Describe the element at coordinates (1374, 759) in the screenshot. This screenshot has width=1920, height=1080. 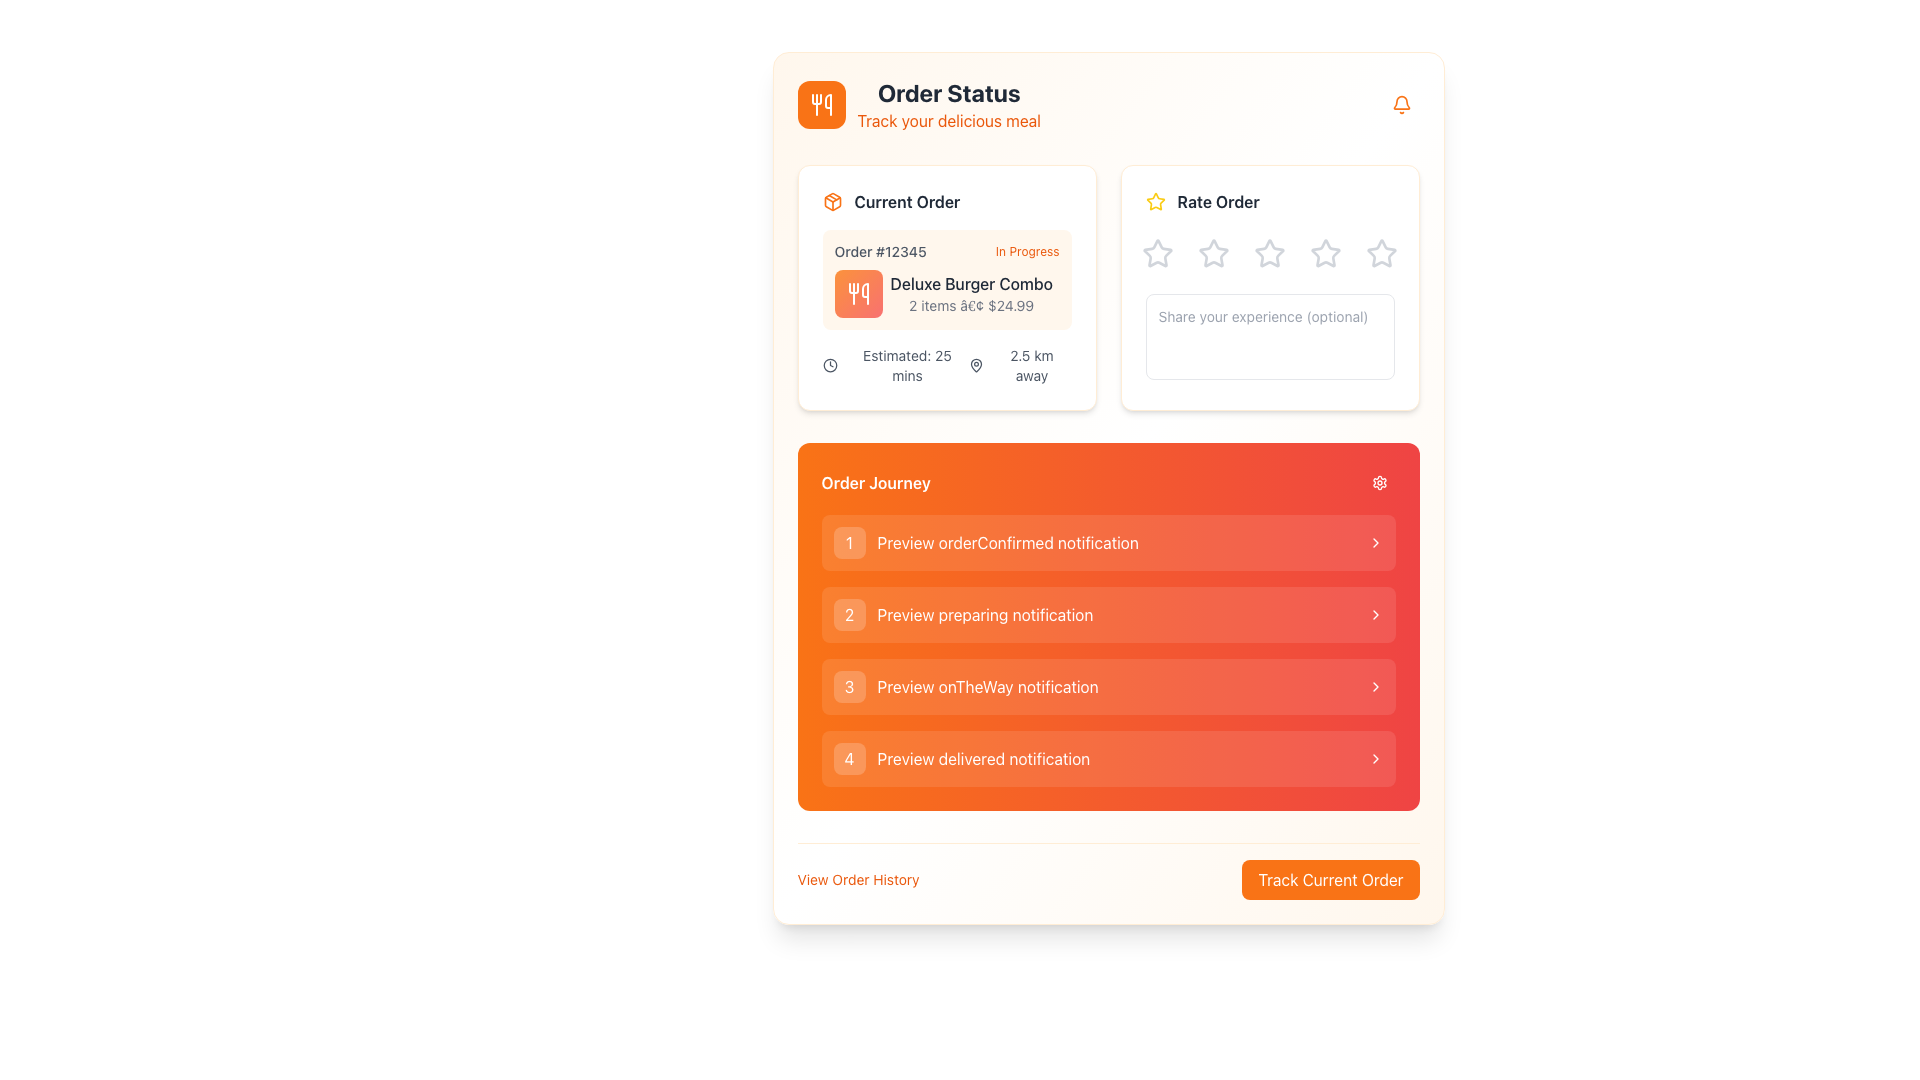
I see `the icon at the end of the list item labeled '4 Preview delivered notification', which indicates further navigational actions or information` at that location.